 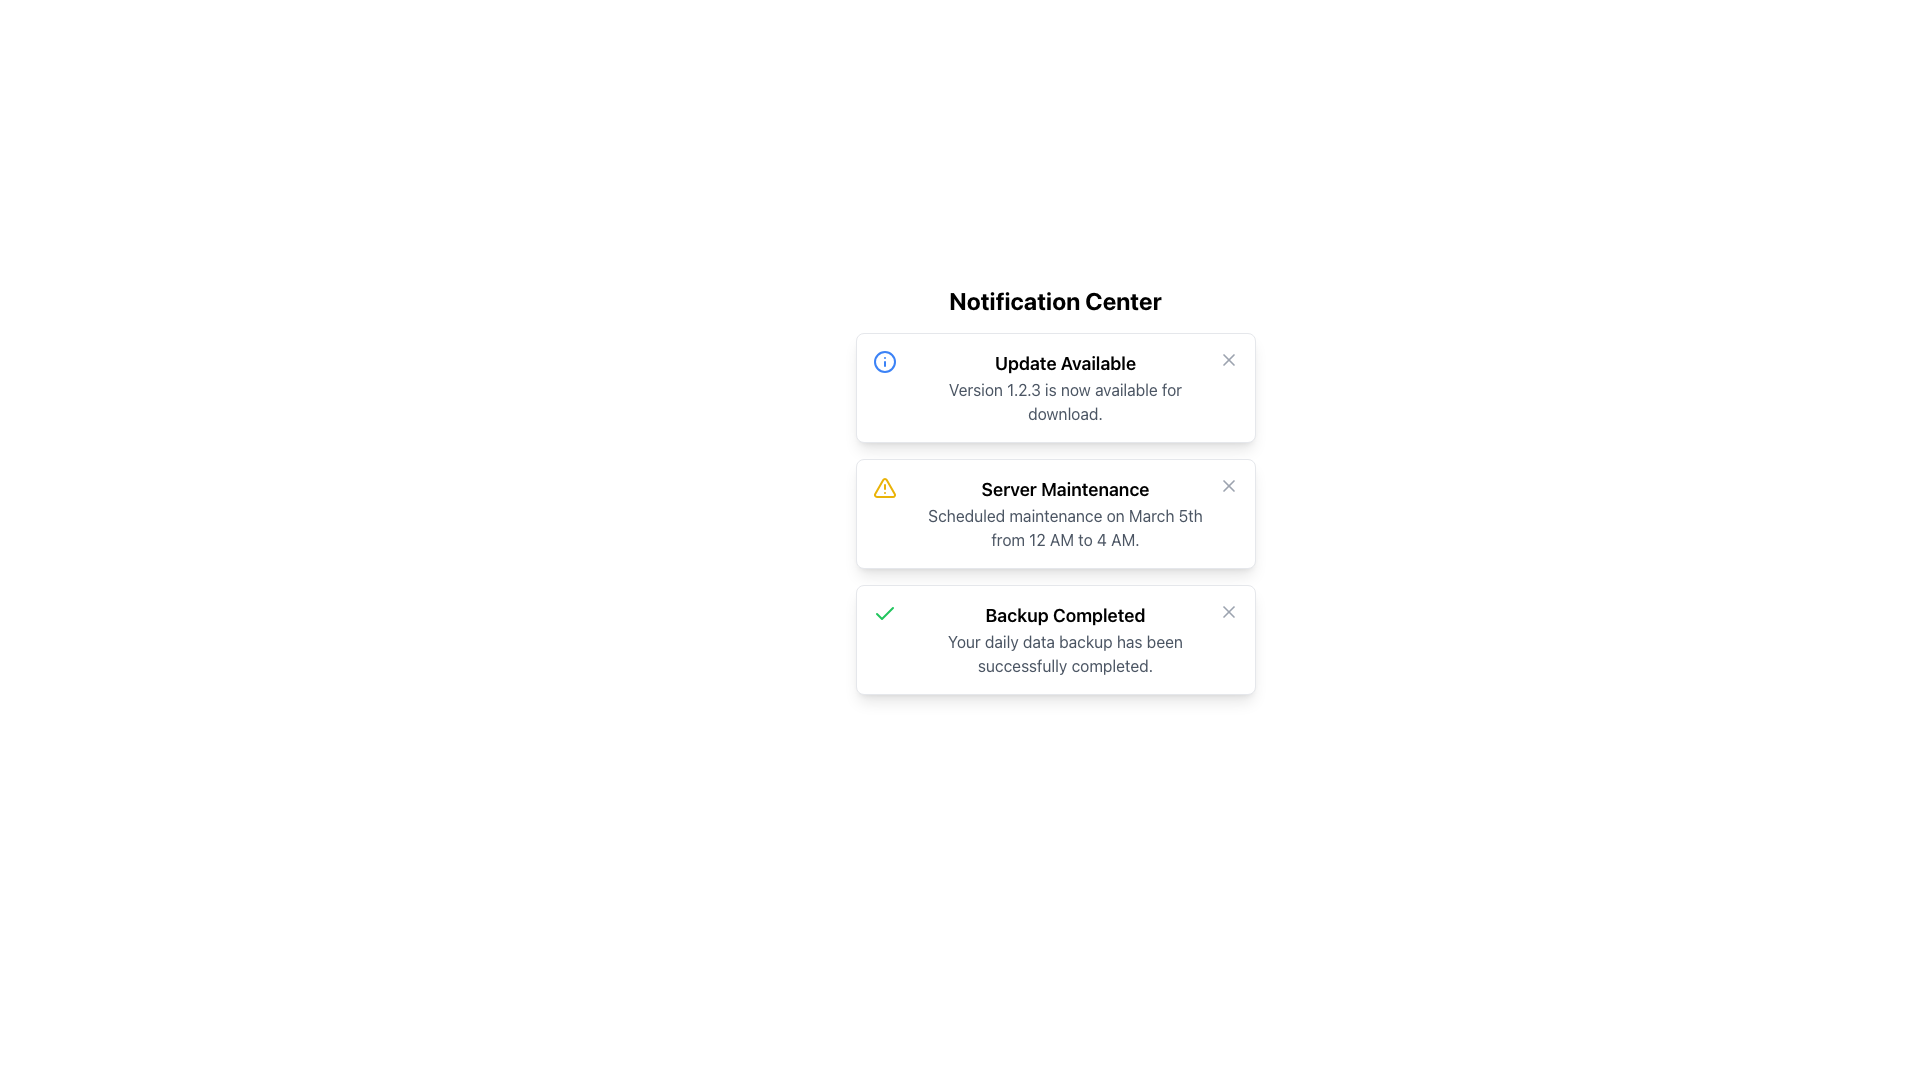 What do you see at coordinates (1227, 486) in the screenshot?
I see `the 'X' button in the top-right corner of the 'Server Maintenance' notification box` at bounding box center [1227, 486].